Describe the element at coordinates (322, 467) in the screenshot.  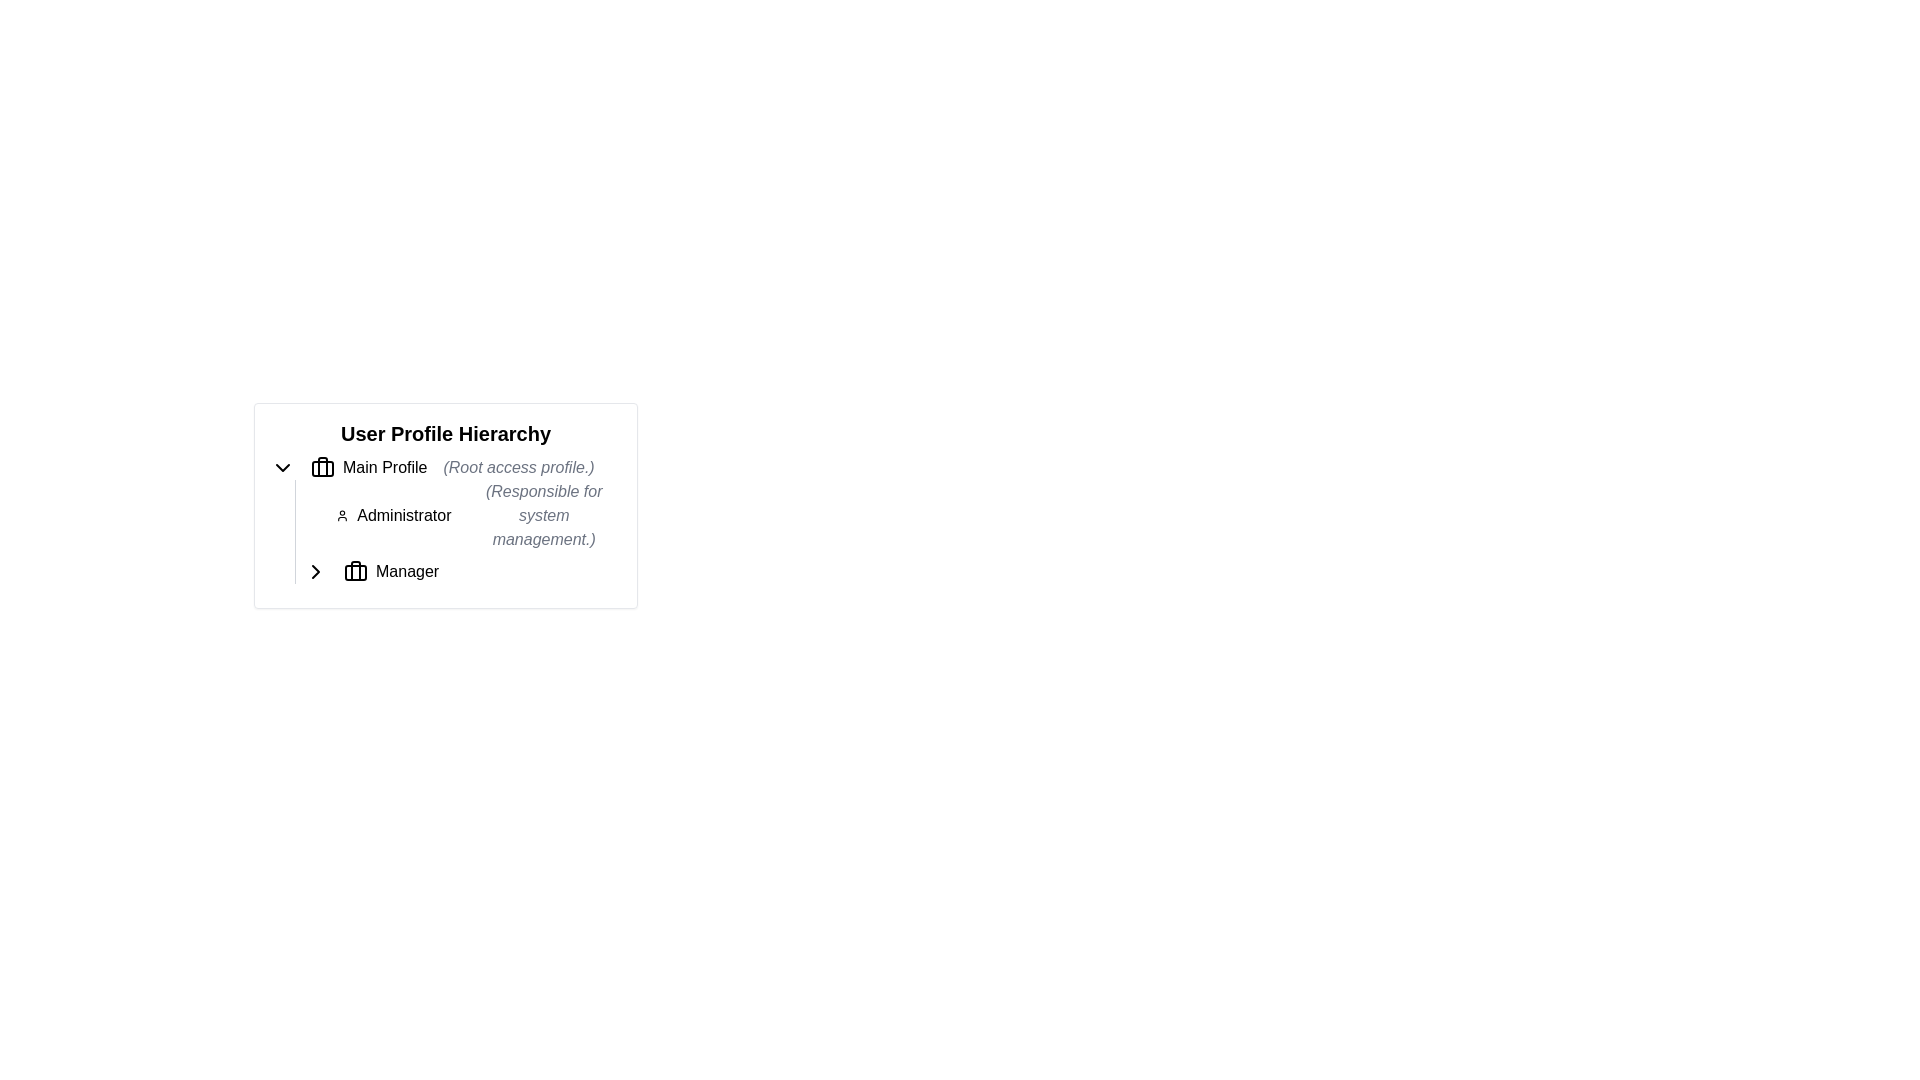
I see `the profile icon located to the left of the 'Main Profile' text in the 'User Profile Hierarchy' section` at that location.